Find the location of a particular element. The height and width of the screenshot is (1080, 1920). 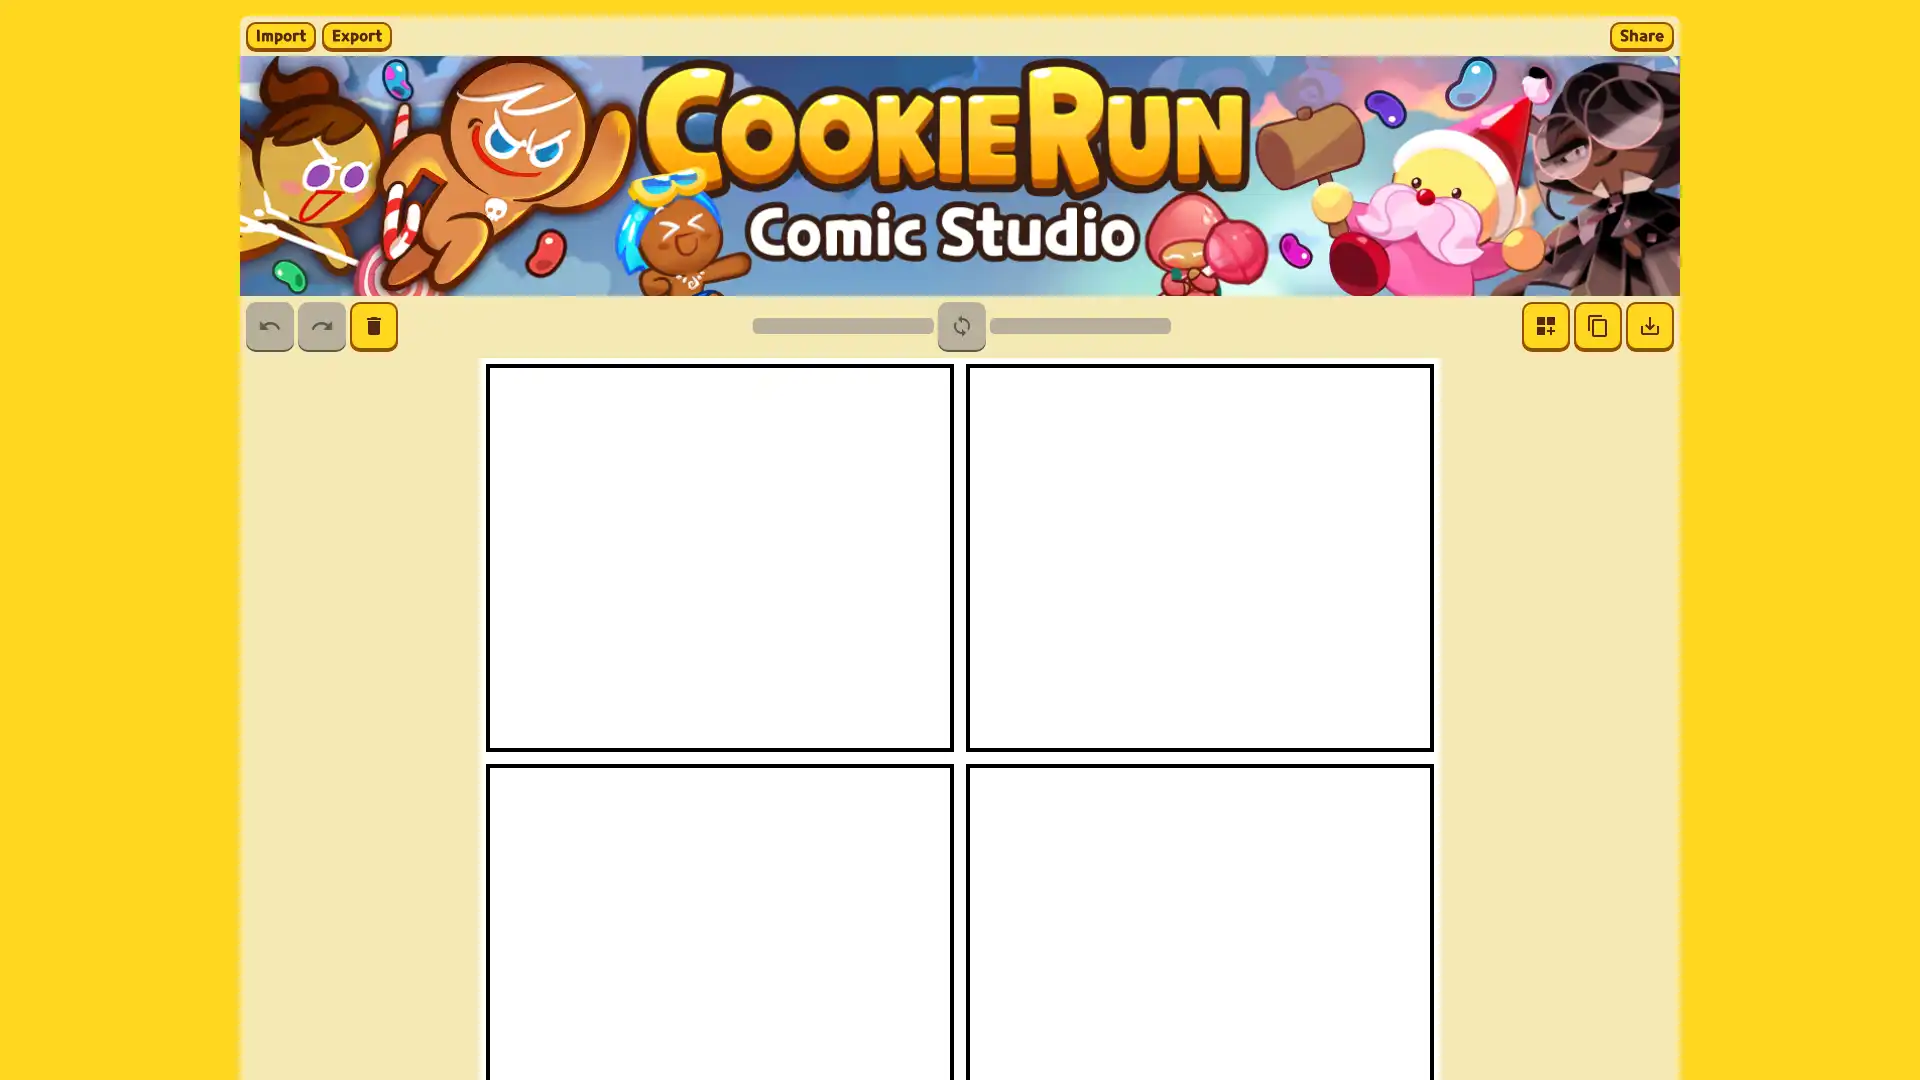

Export is located at coordinates (356, 35).